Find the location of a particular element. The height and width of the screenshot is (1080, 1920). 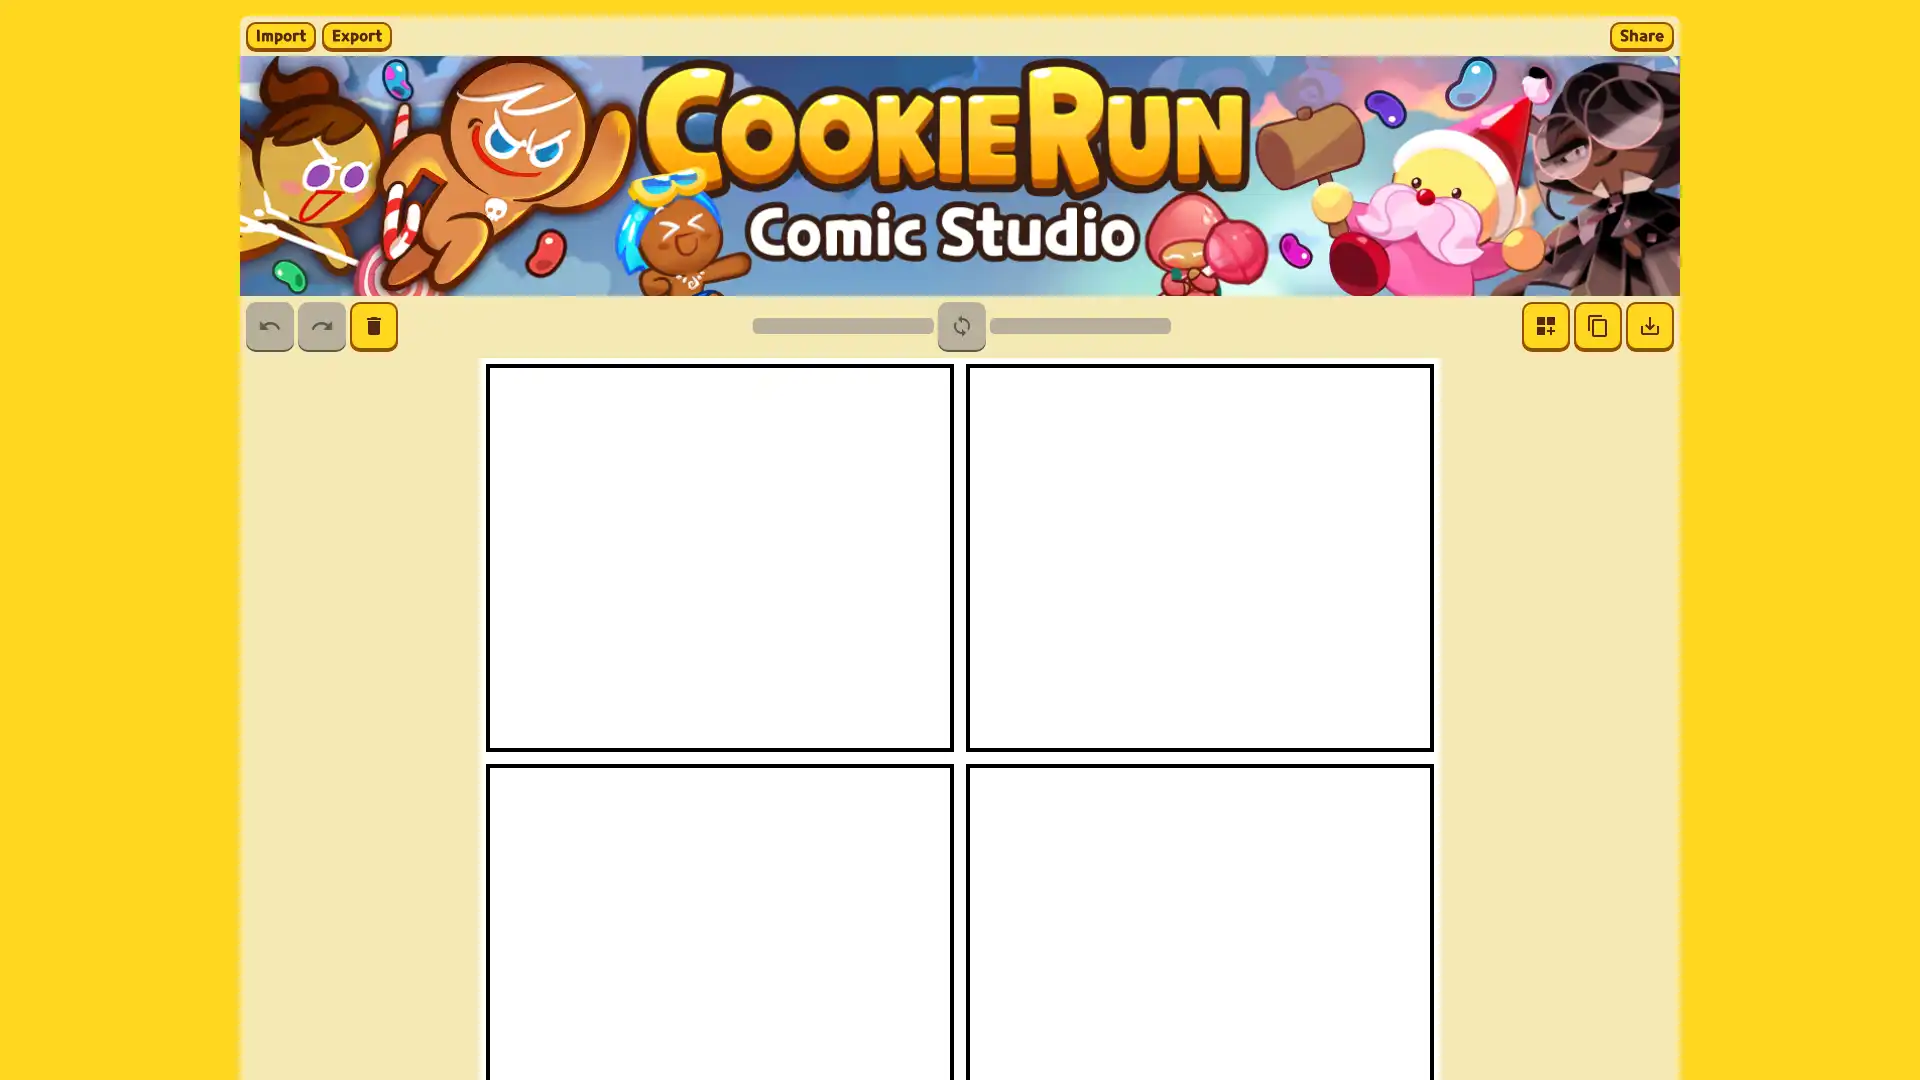

Export is located at coordinates (356, 35).